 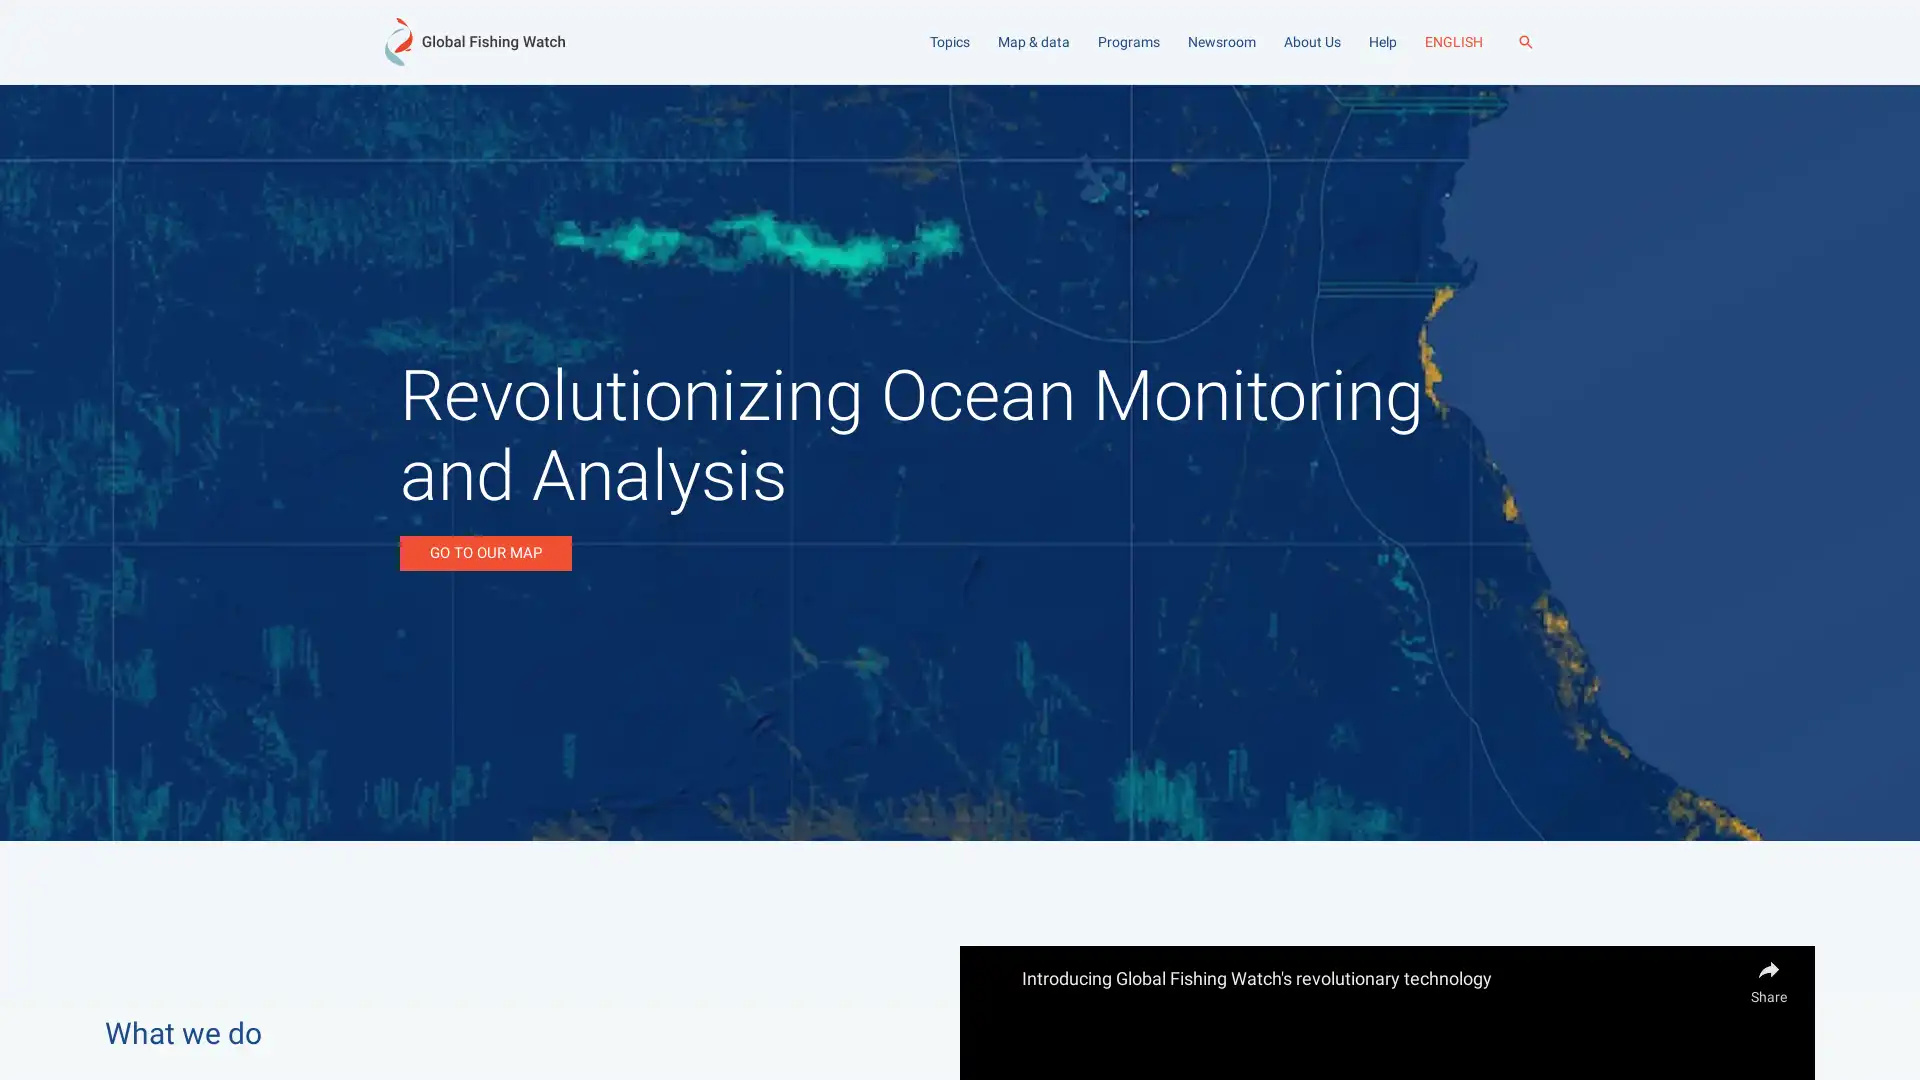 I want to click on GO TO OUR MAP, so click(x=485, y=552).